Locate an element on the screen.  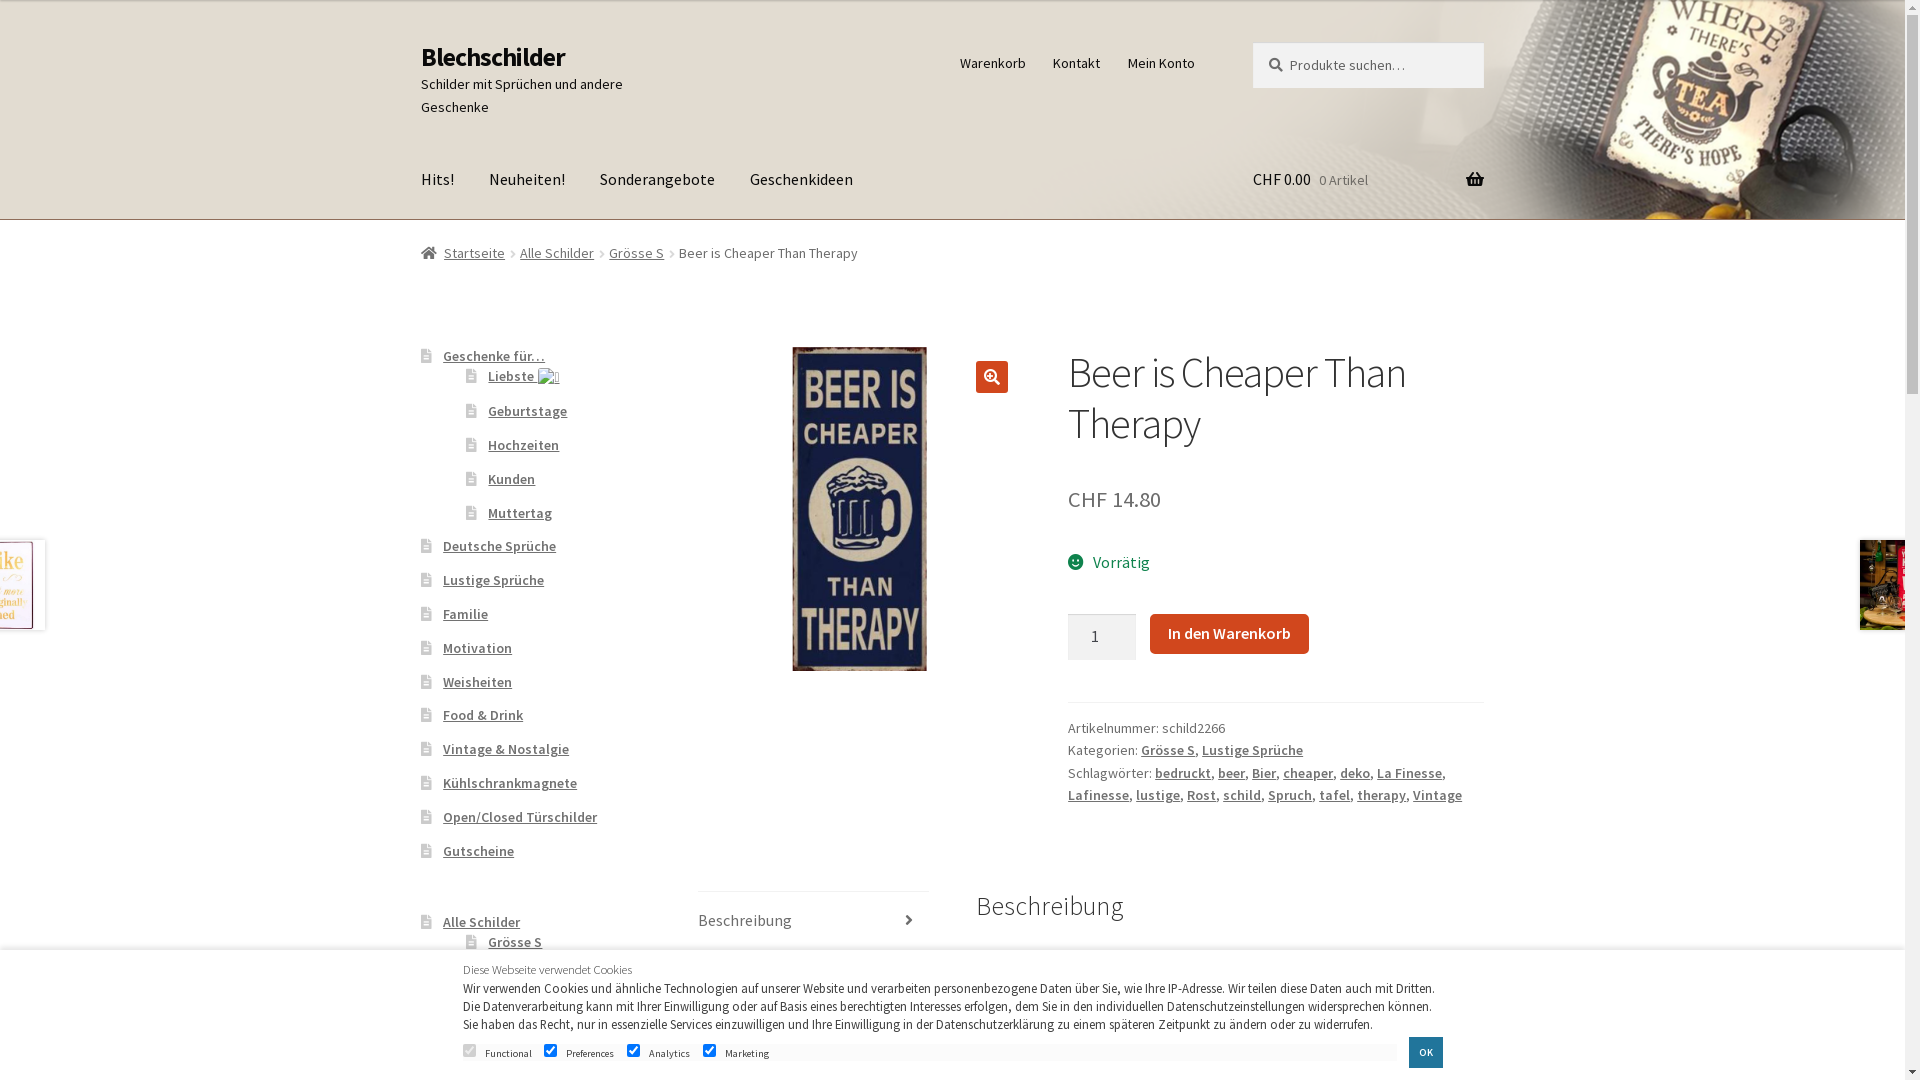
'therapy' is located at coordinates (1380, 793).